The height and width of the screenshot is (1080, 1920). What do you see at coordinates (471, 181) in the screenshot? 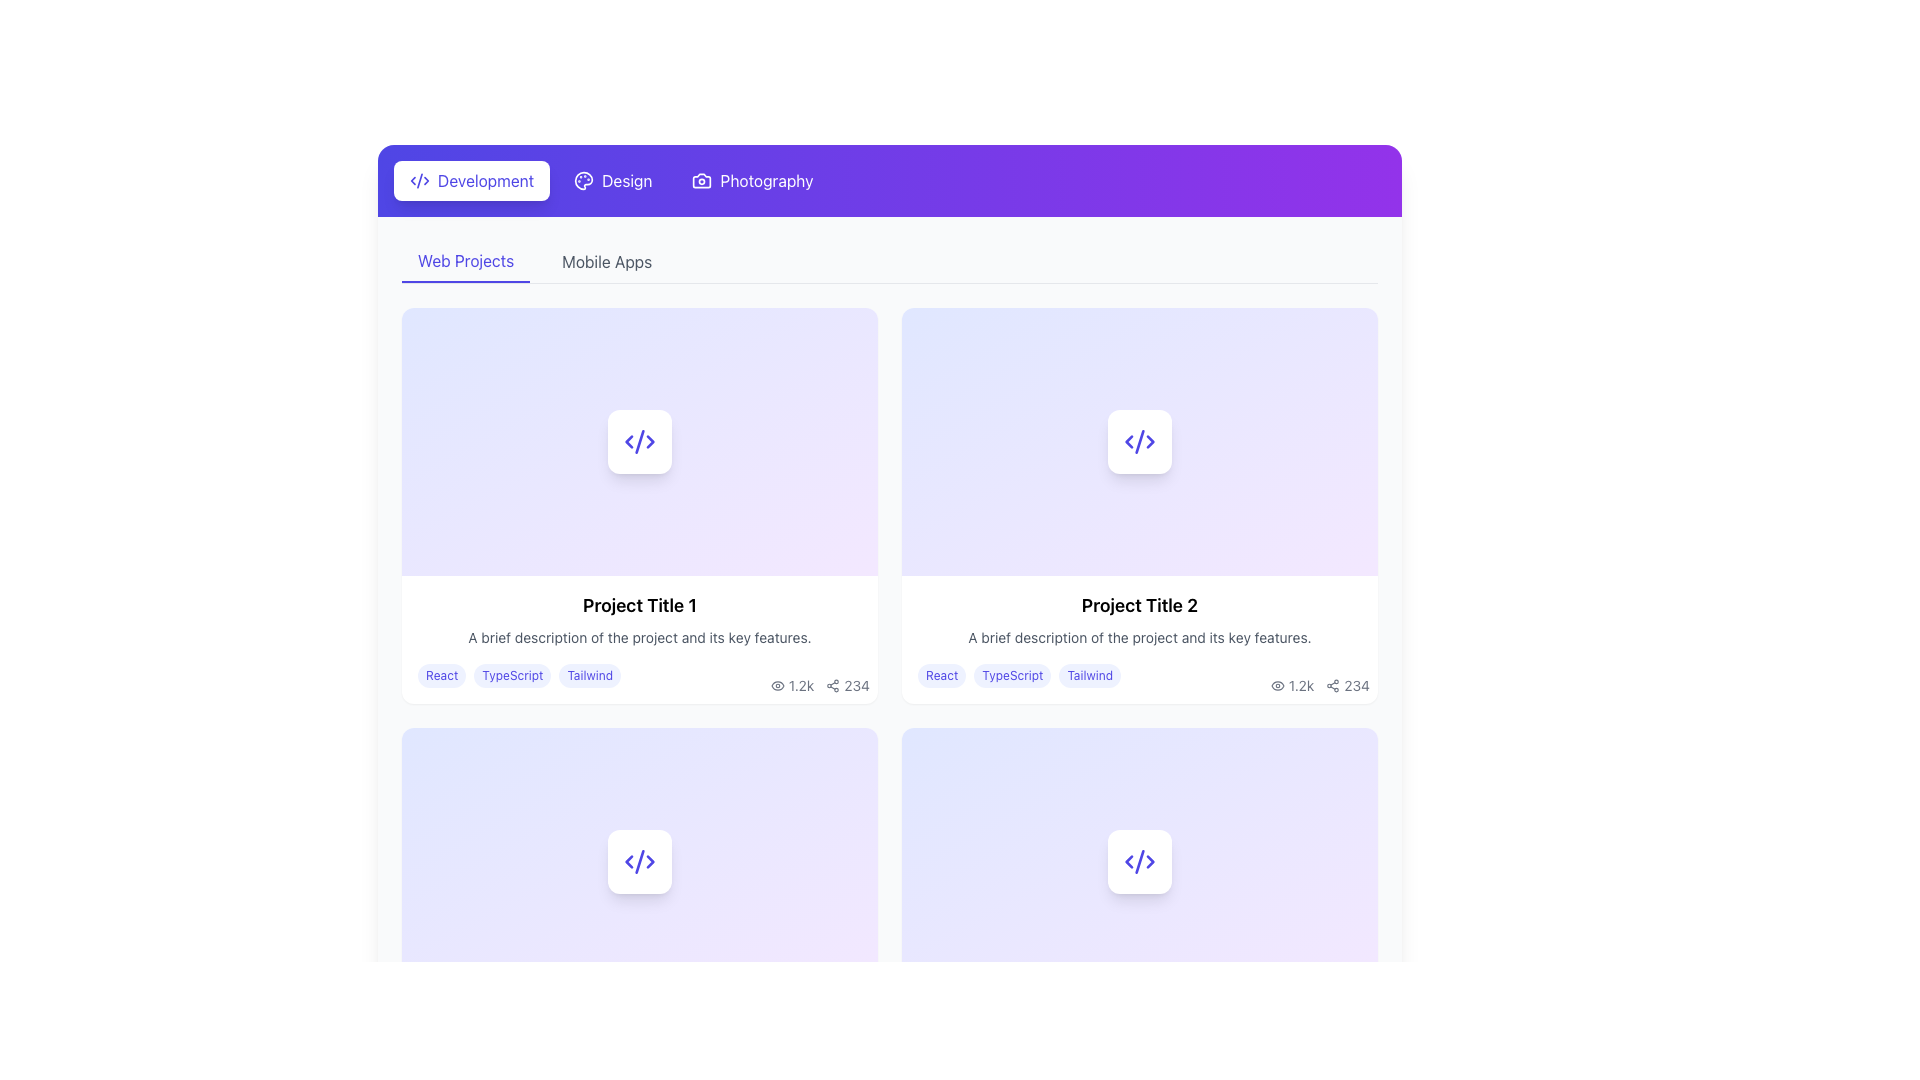
I see `the rounded rectangular button labeled 'Development' with an indigo-colored text and a code symbol icon on the left` at bounding box center [471, 181].